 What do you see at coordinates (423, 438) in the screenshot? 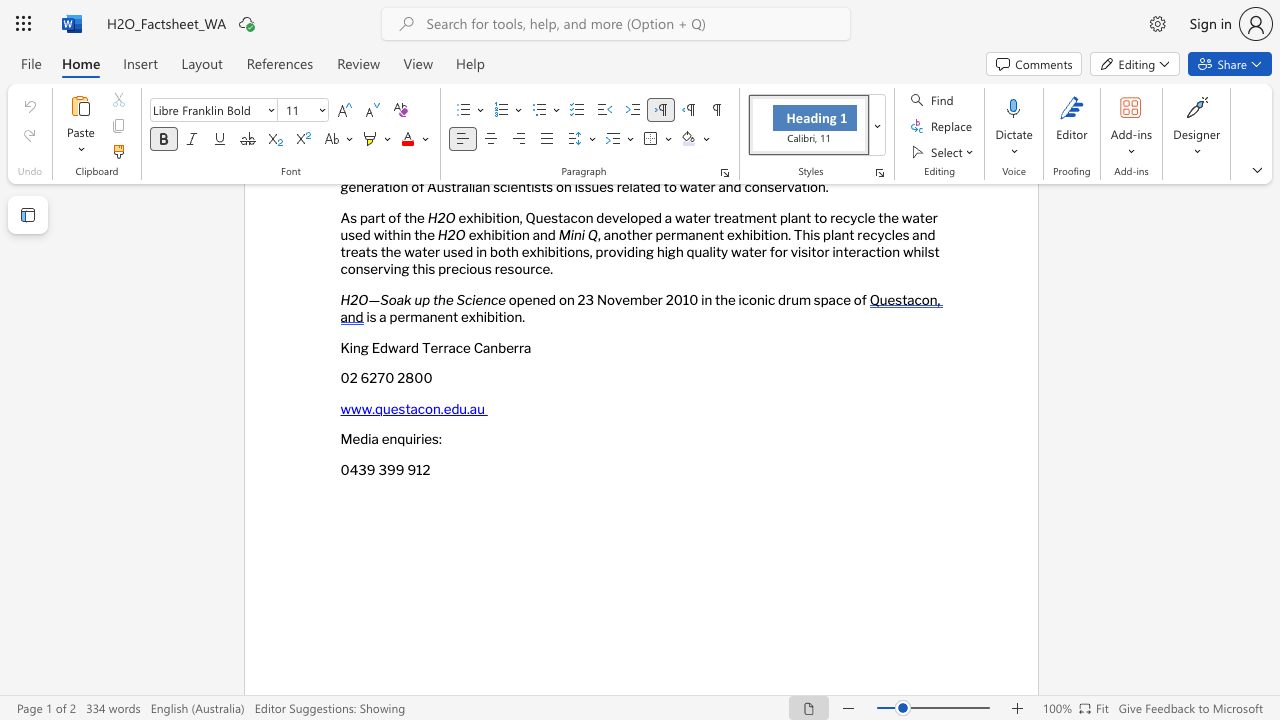
I see `the subset text "es" within the text "Media enquiries:"` at bounding box center [423, 438].